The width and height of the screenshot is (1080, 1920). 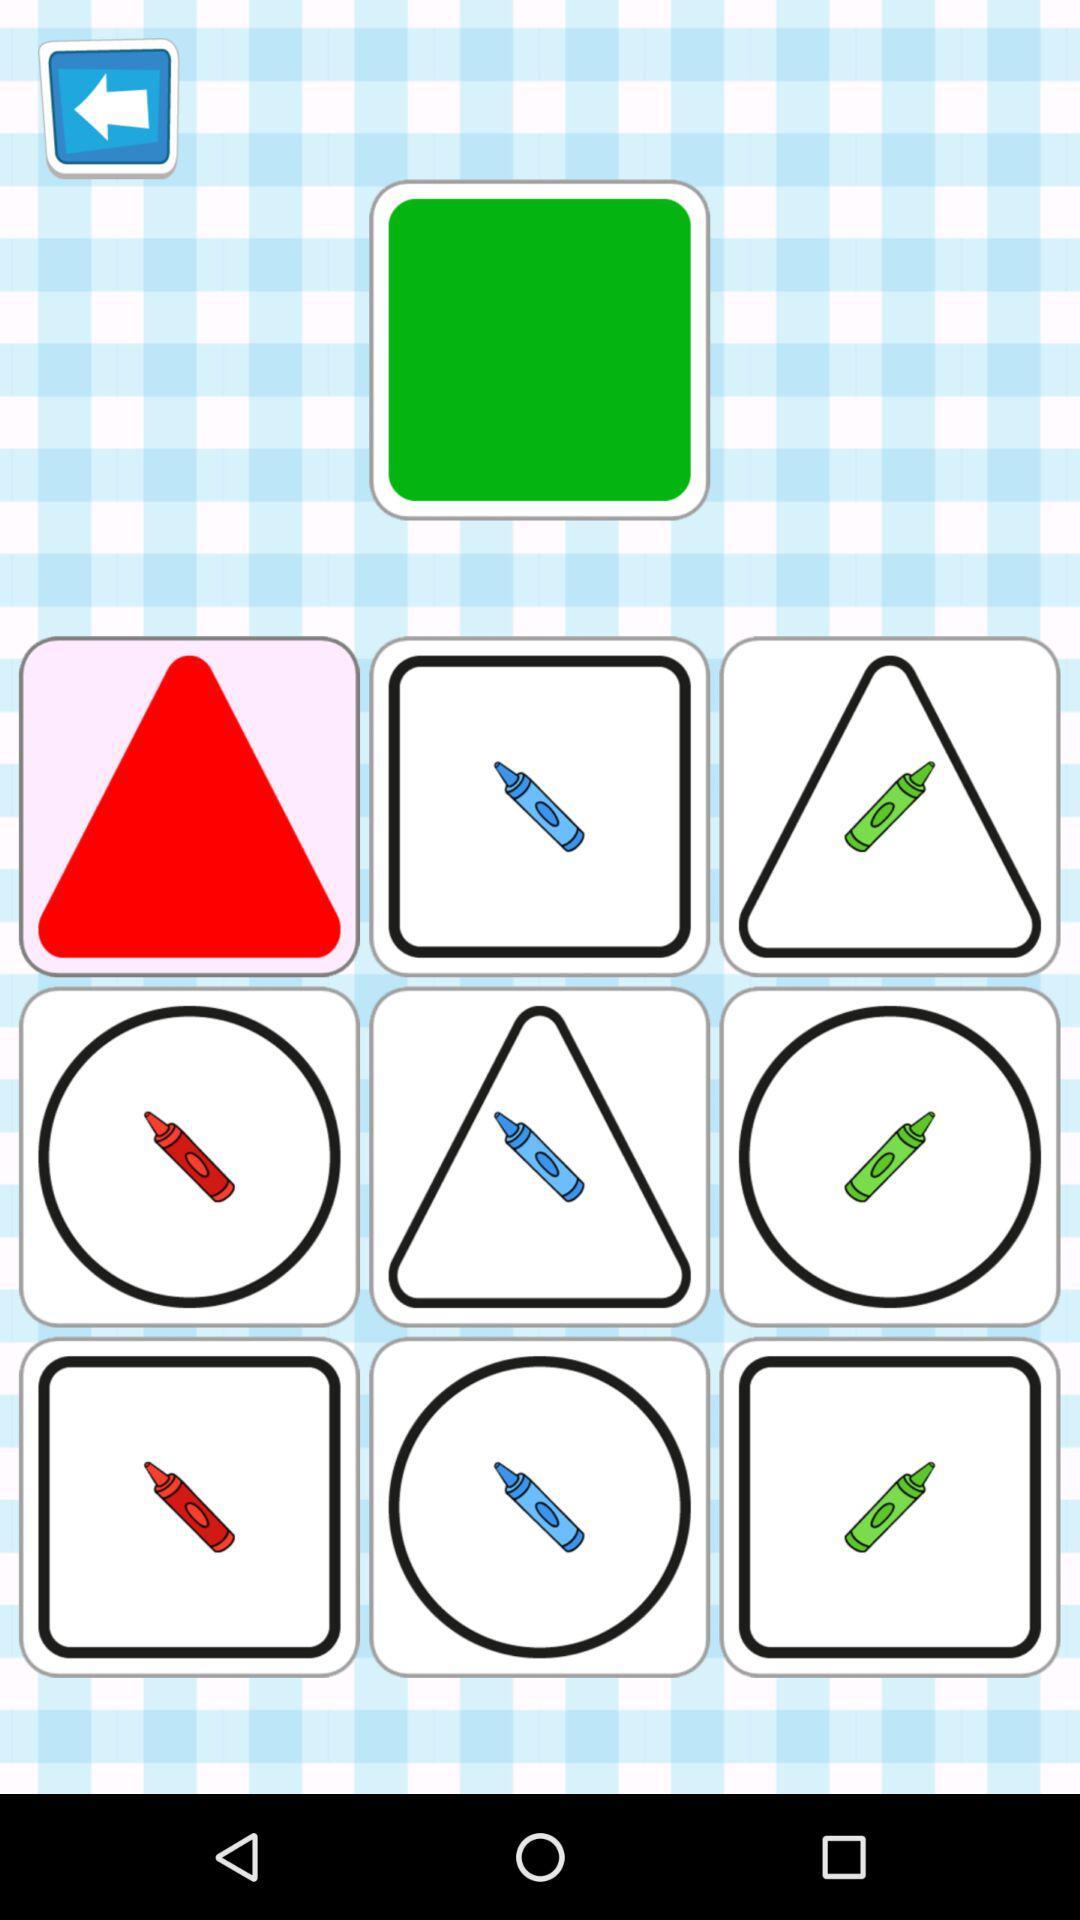 What do you see at coordinates (189, 1156) in the screenshot?
I see `the circular image which is below the red triangle` at bounding box center [189, 1156].